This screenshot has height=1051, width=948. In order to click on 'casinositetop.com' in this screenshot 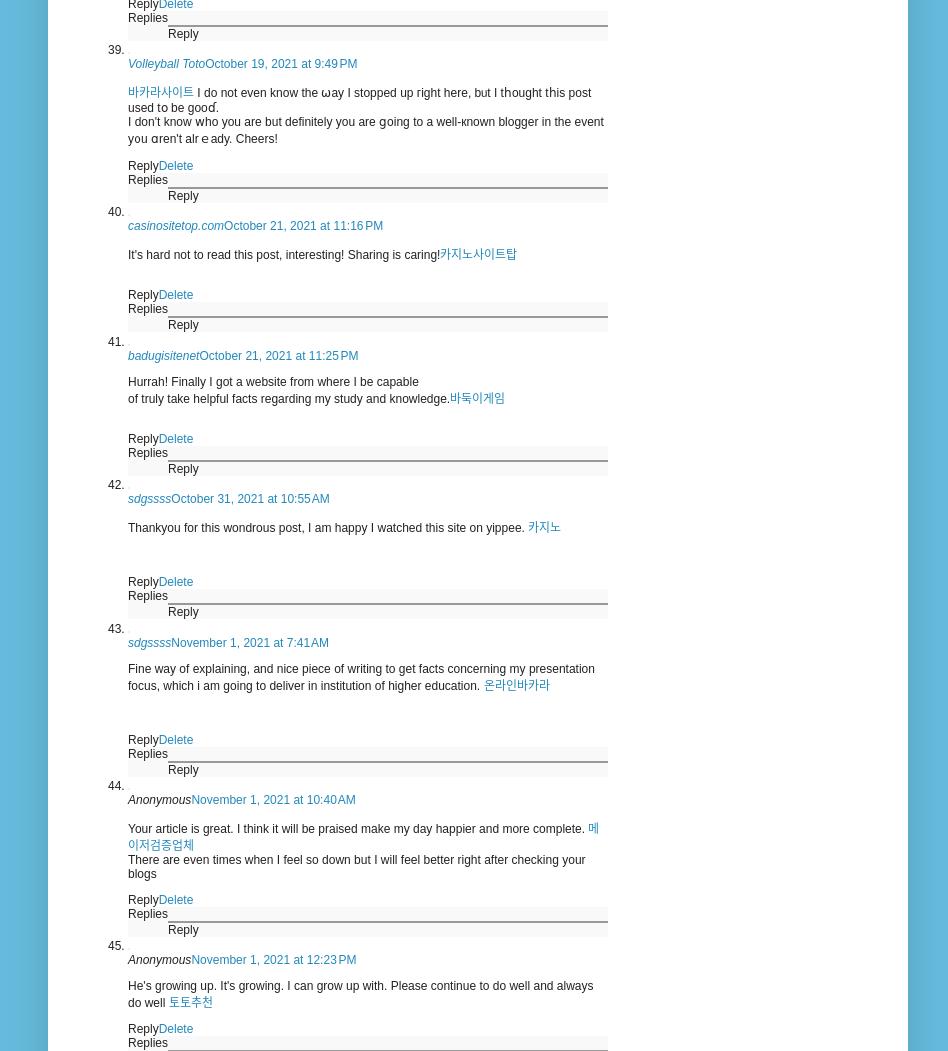, I will do `click(175, 224)`.